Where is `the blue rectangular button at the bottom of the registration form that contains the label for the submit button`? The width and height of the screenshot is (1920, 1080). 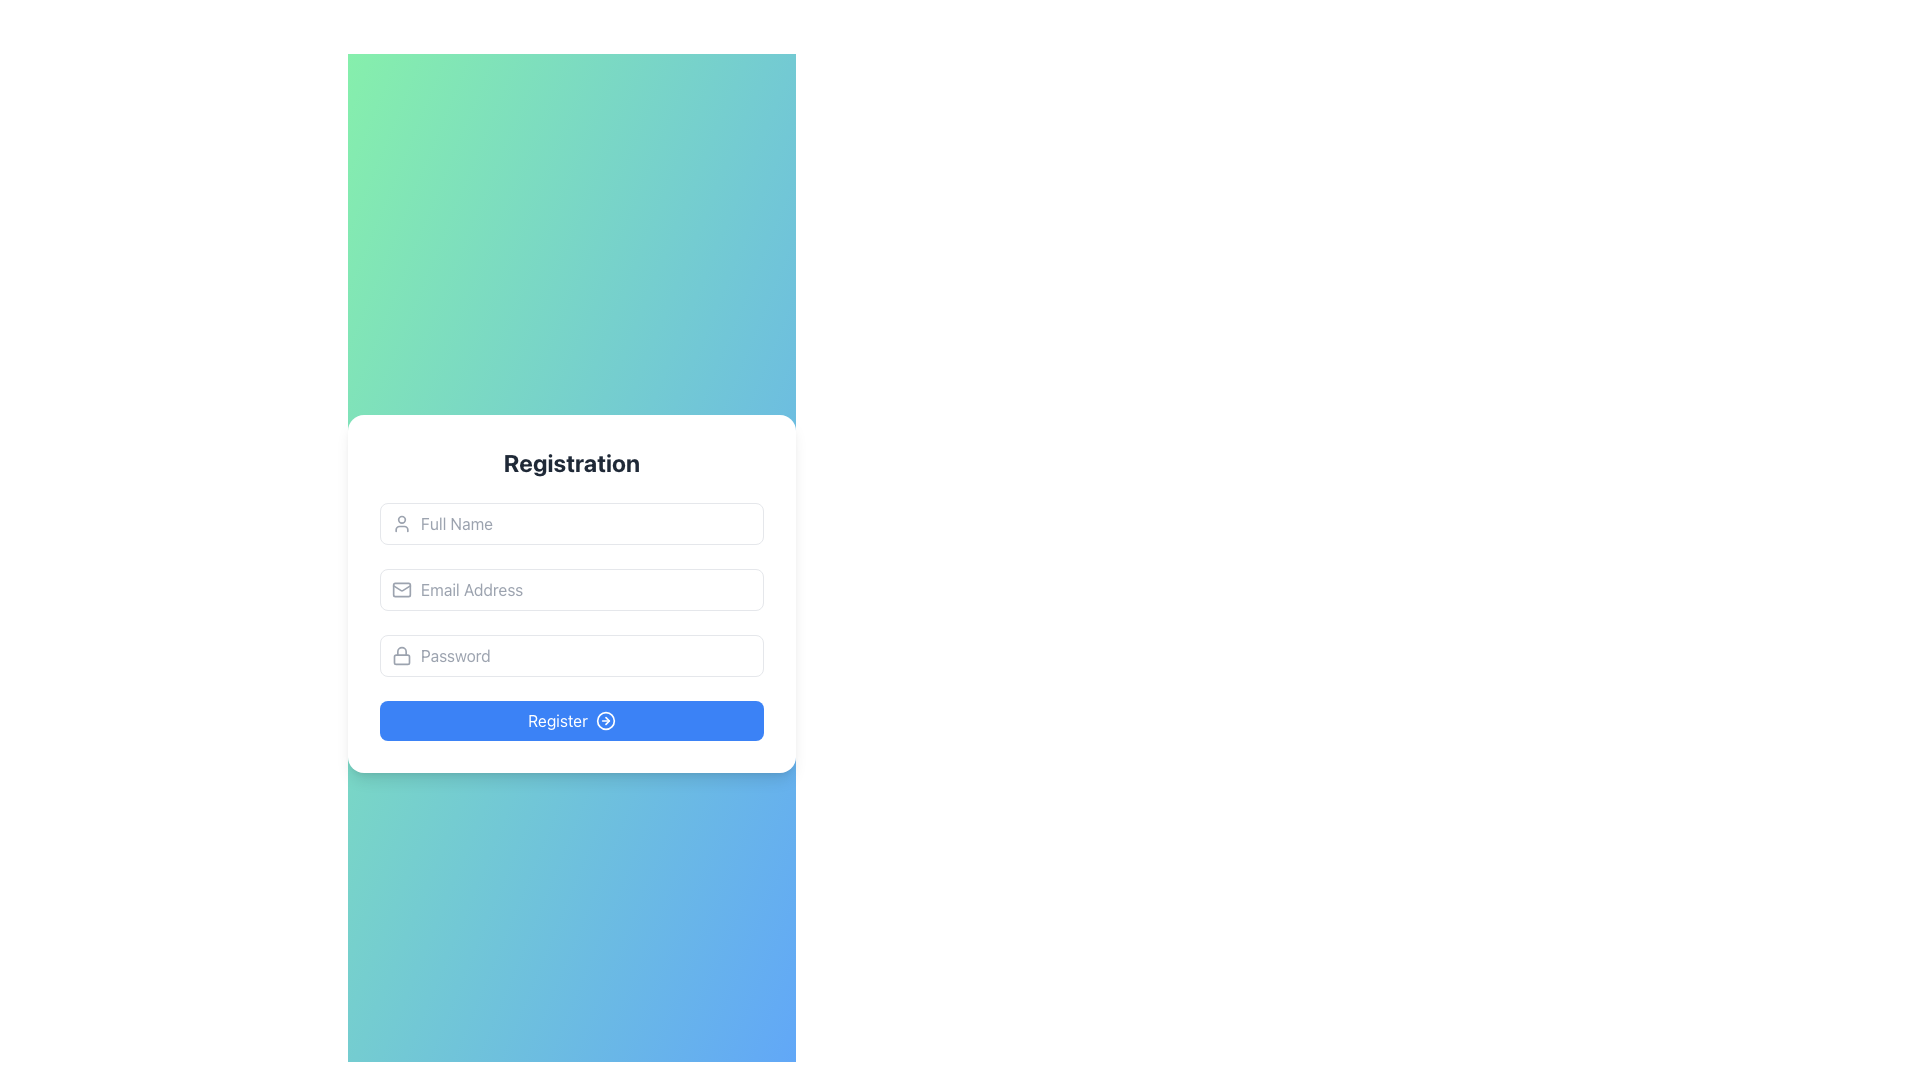
the blue rectangular button at the bottom of the registration form that contains the label for the submit button is located at coordinates (557, 721).